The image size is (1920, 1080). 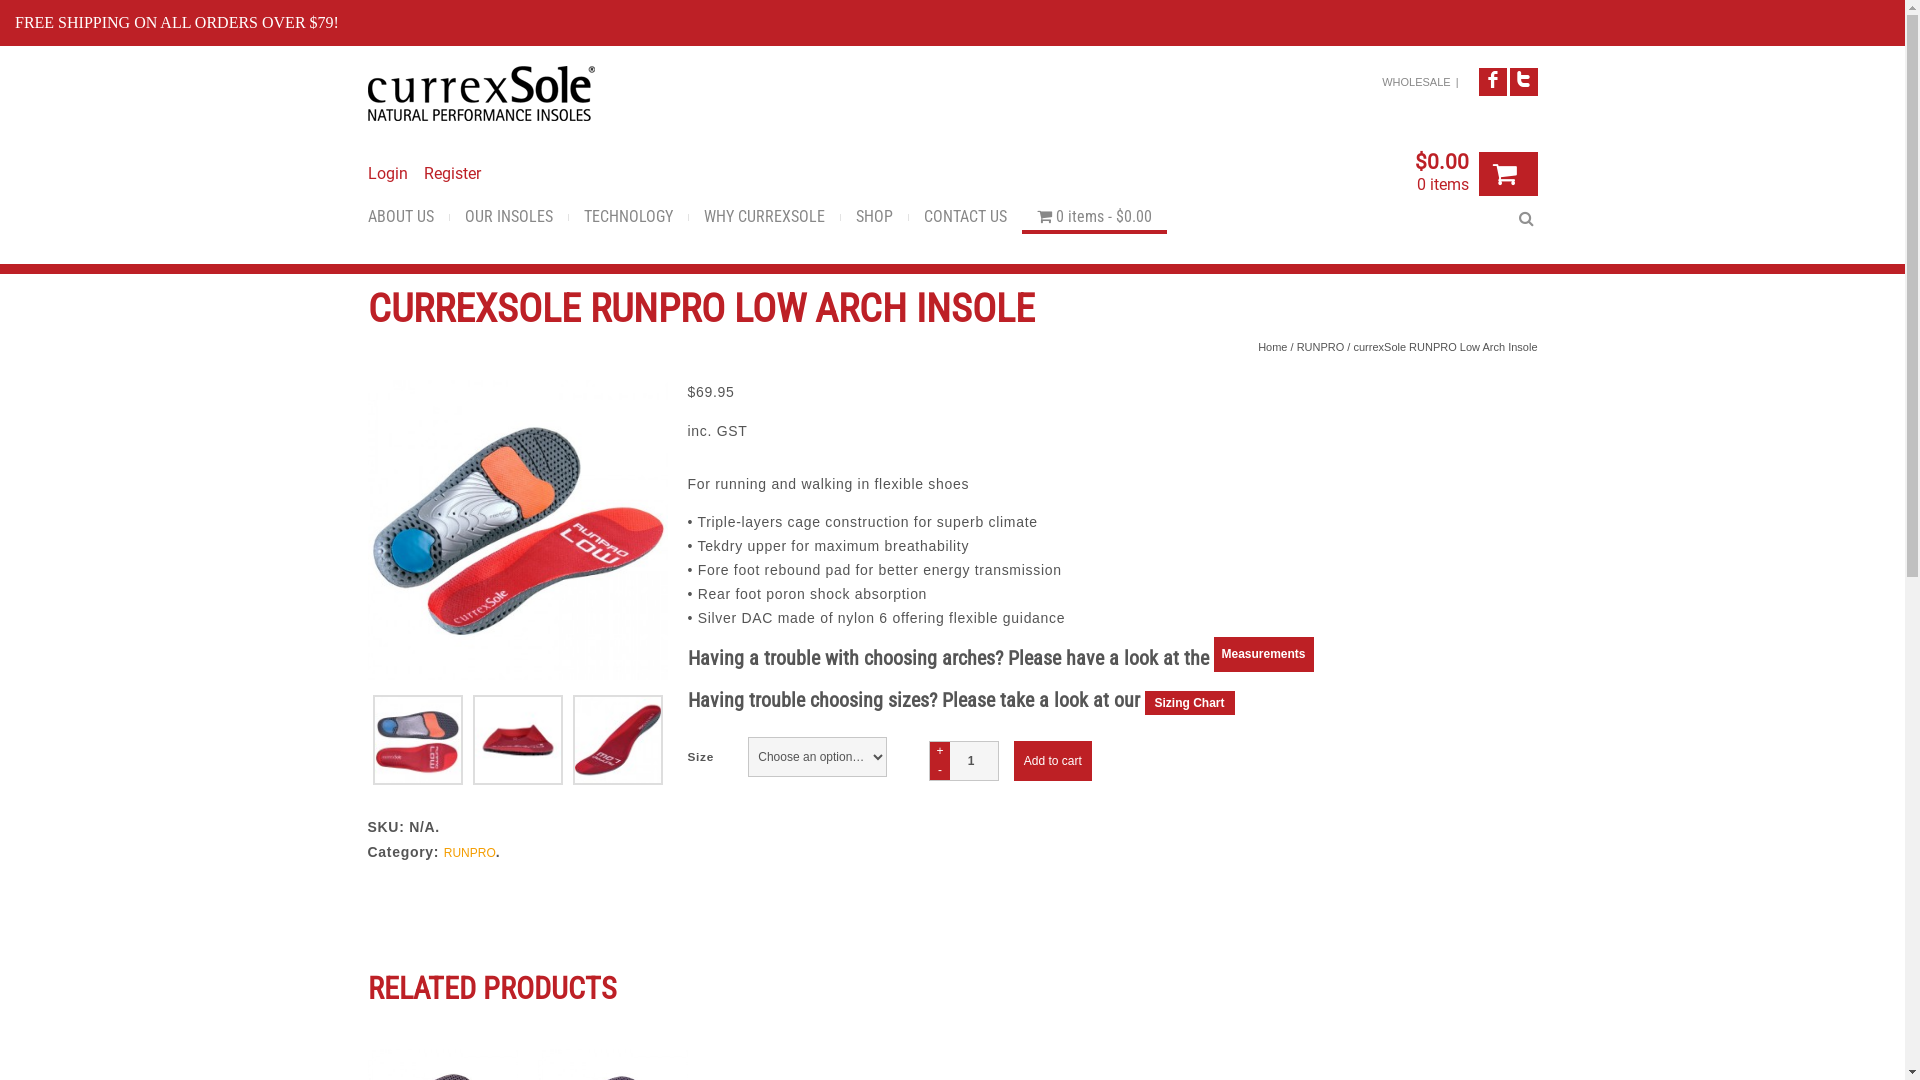 What do you see at coordinates (1415, 80) in the screenshot?
I see `'WHOLESALE'` at bounding box center [1415, 80].